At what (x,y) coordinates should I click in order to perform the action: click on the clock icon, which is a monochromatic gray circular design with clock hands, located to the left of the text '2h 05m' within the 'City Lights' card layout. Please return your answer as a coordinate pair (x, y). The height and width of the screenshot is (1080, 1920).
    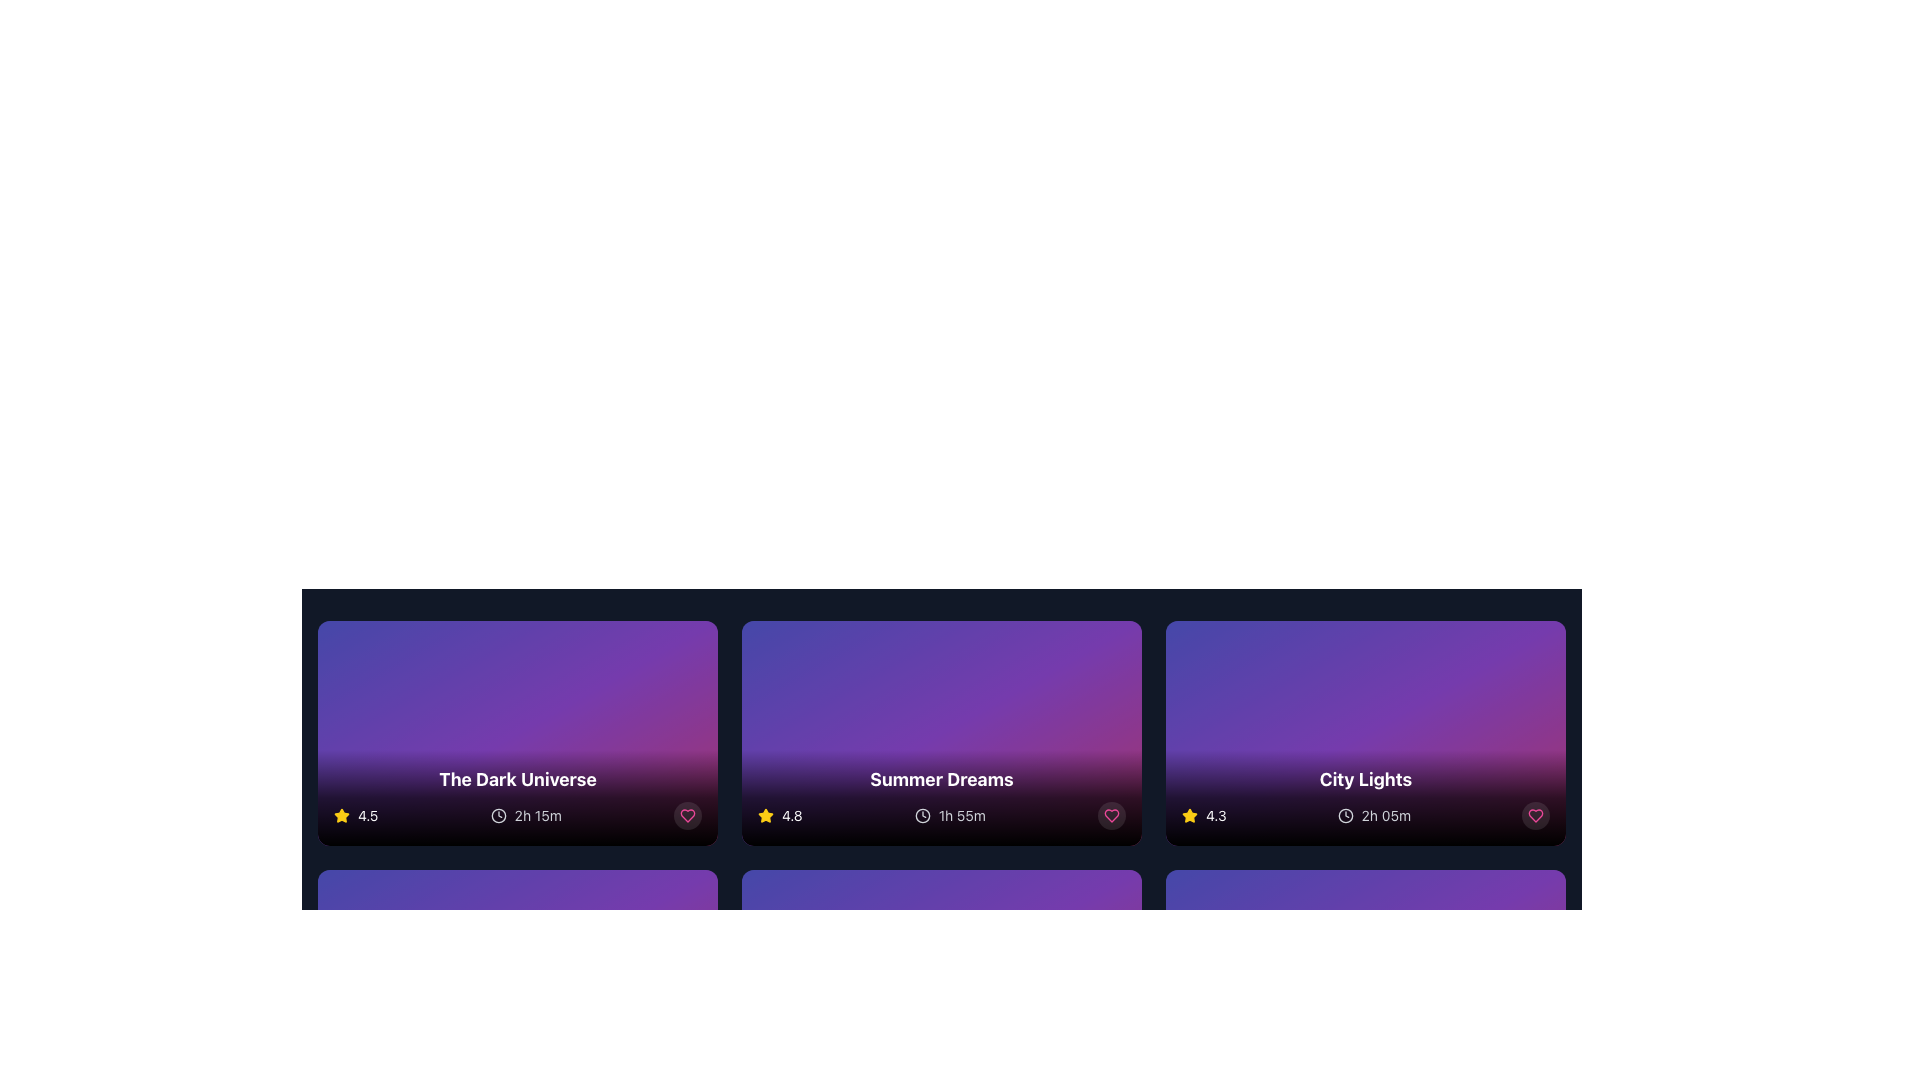
    Looking at the image, I should click on (1345, 816).